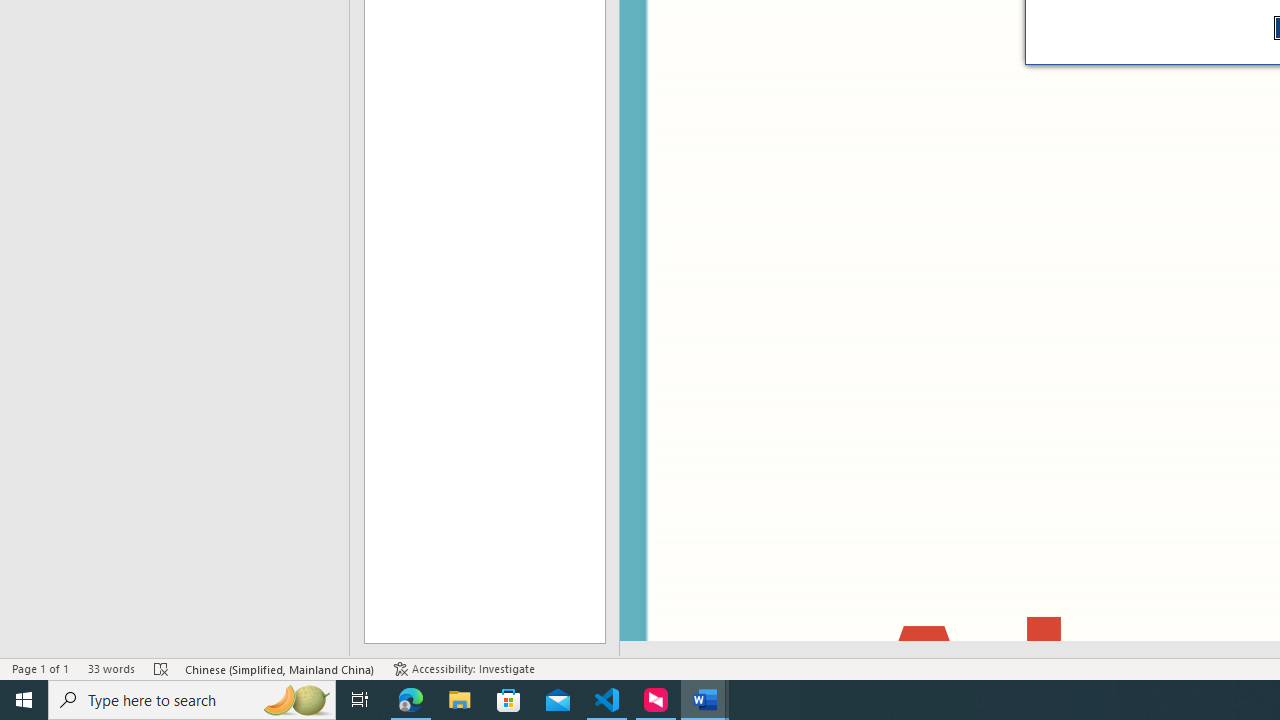 The width and height of the screenshot is (1280, 720). I want to click on 'Microsoft Edge - 1 running window', so click(410, 698).